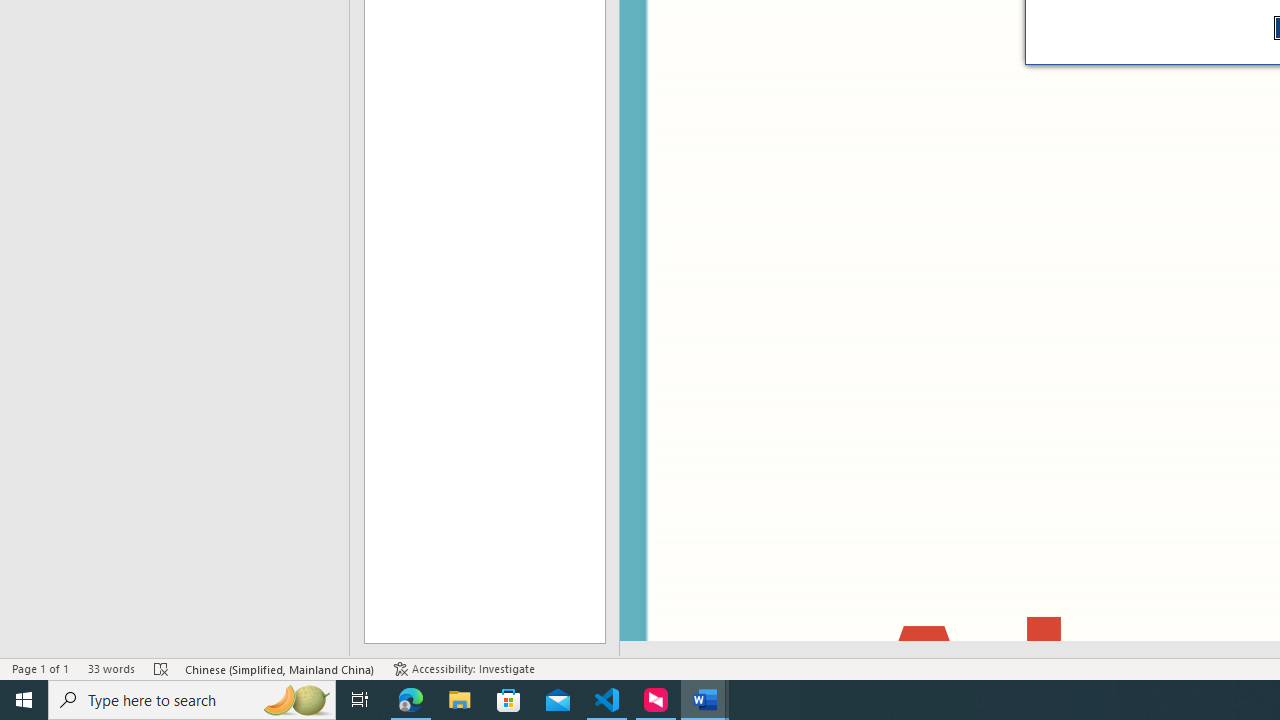 The width and height of the screenshot is (1280, 720). I want to click on 'Microsoft Edge - 1 running window', so click(410, 698).